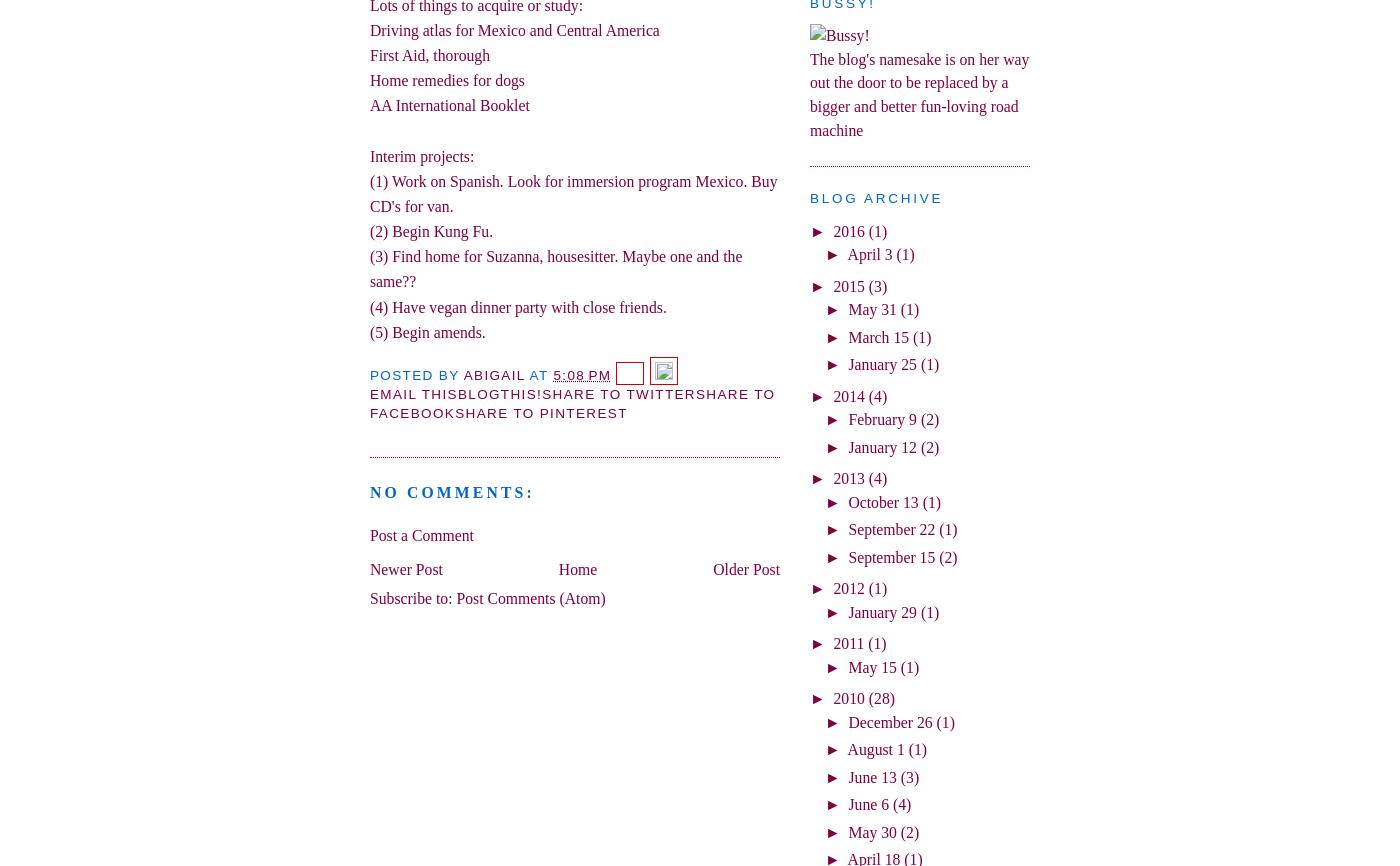  Describe the element at coordinates (868, 803) in the screenshot. I see `'June 6'` at that location.